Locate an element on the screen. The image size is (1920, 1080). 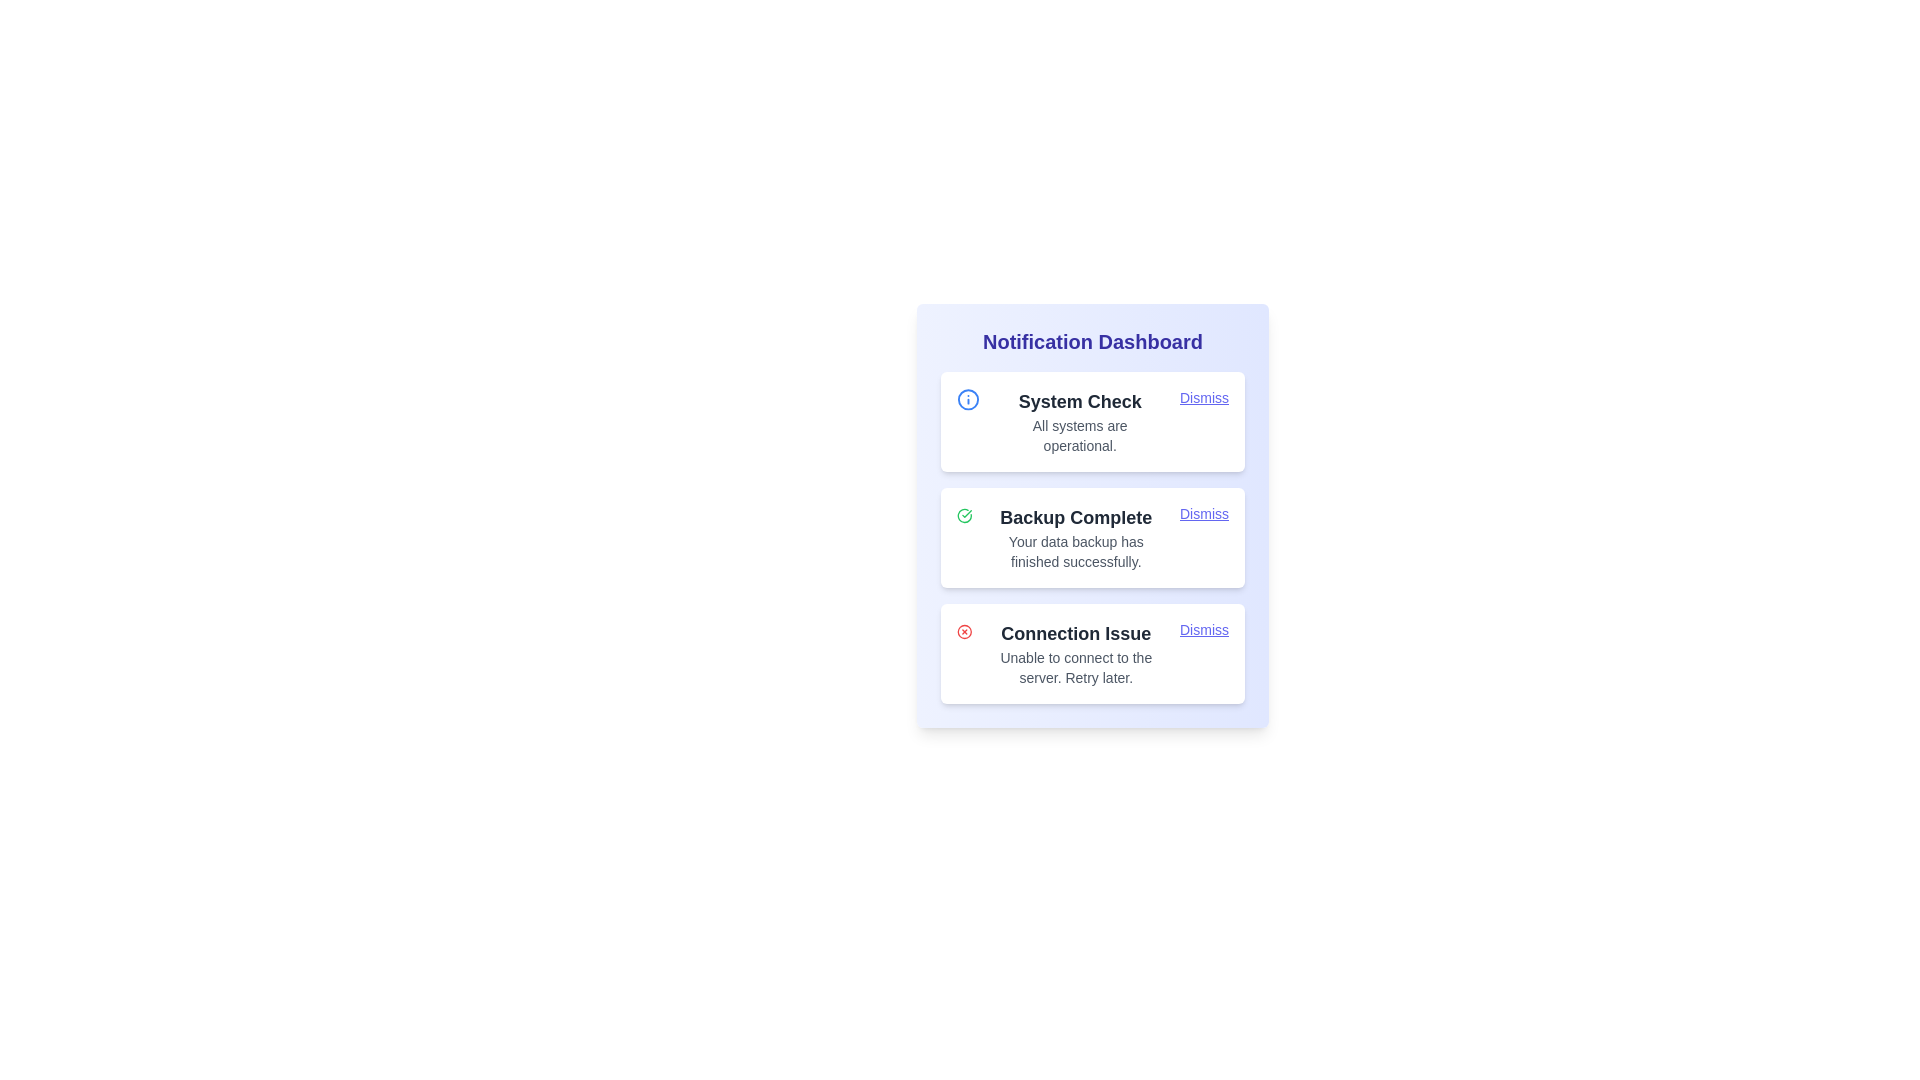
the static text label reading 'Notification Dashboard', which is styled in bold indigo at the top of the notification card is located at coordinates (1092, 341).